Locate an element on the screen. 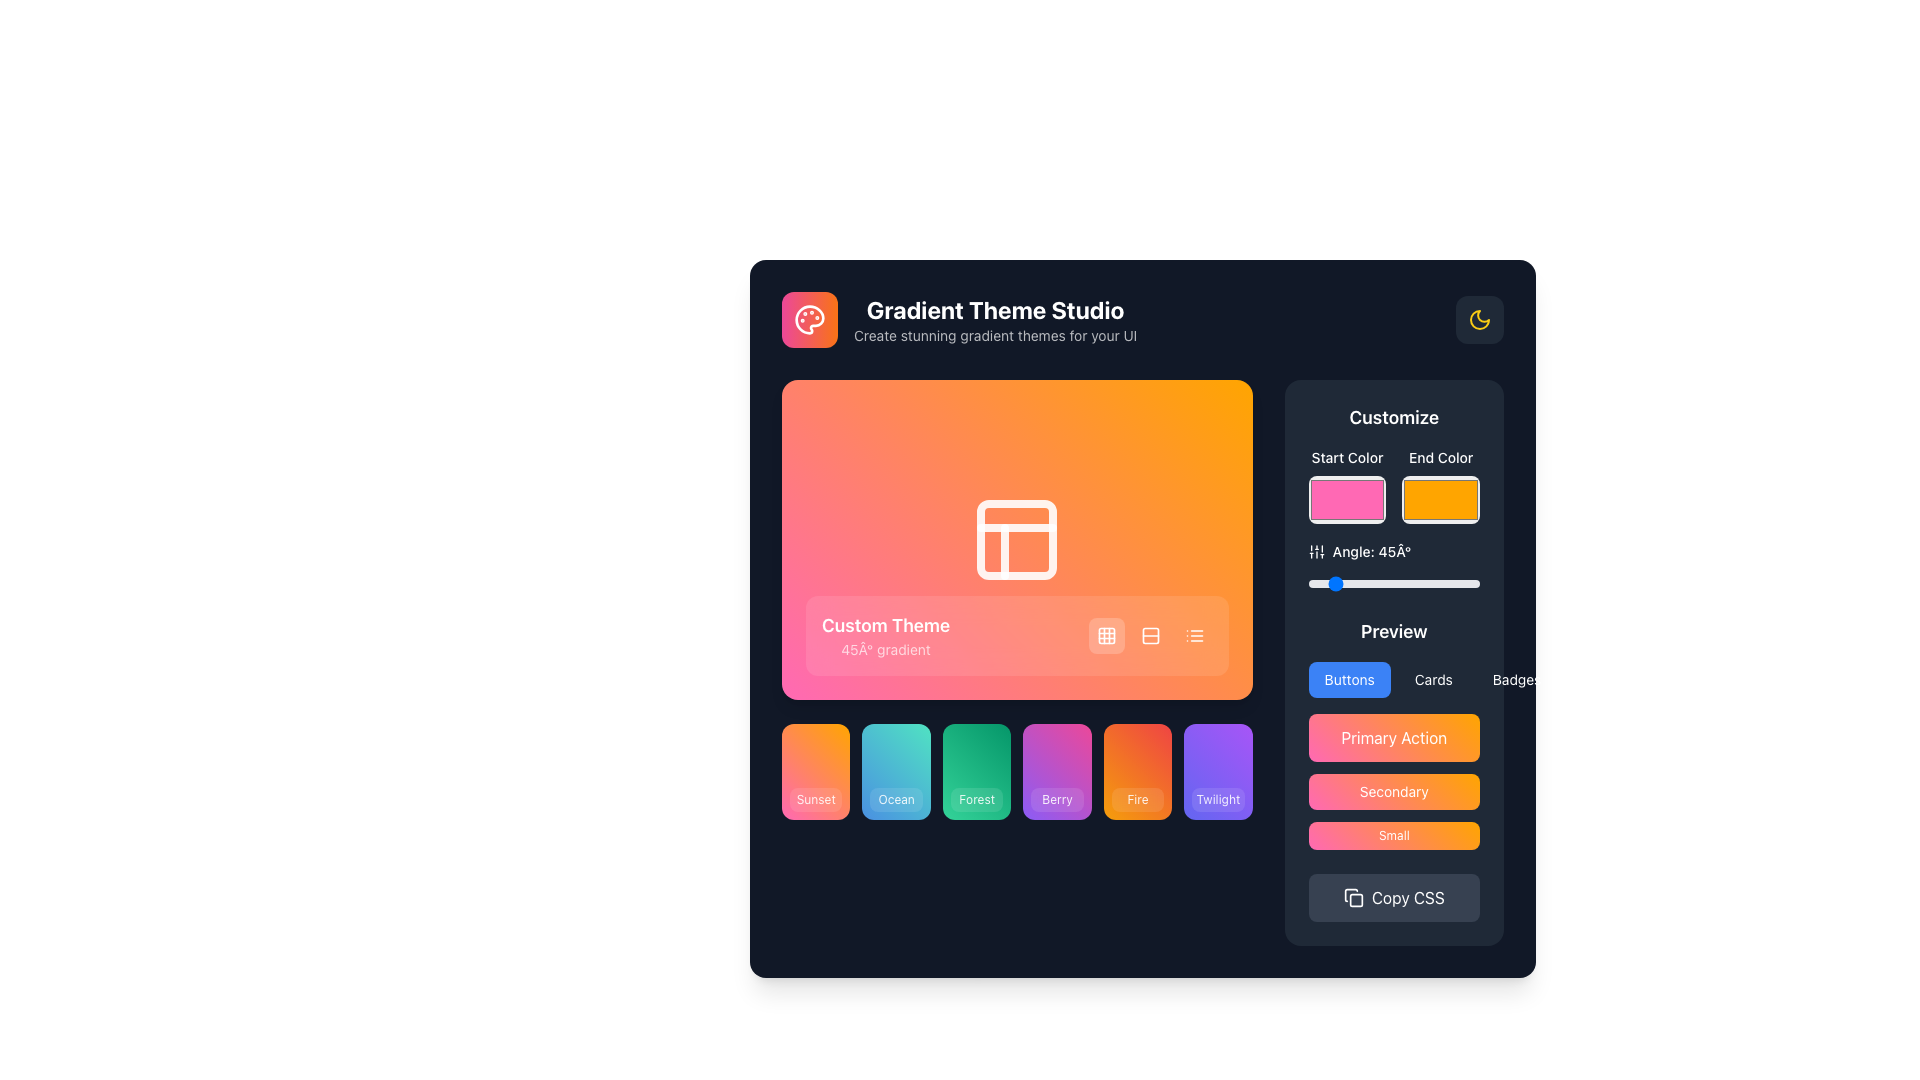 Image resolution: width=1920 pixels, height=1080 pixels. text displayed on the 'Customize' text label, which is a bold white font against a dark background, located in the top-right section of the interface is located at coordinates (1393, 416).